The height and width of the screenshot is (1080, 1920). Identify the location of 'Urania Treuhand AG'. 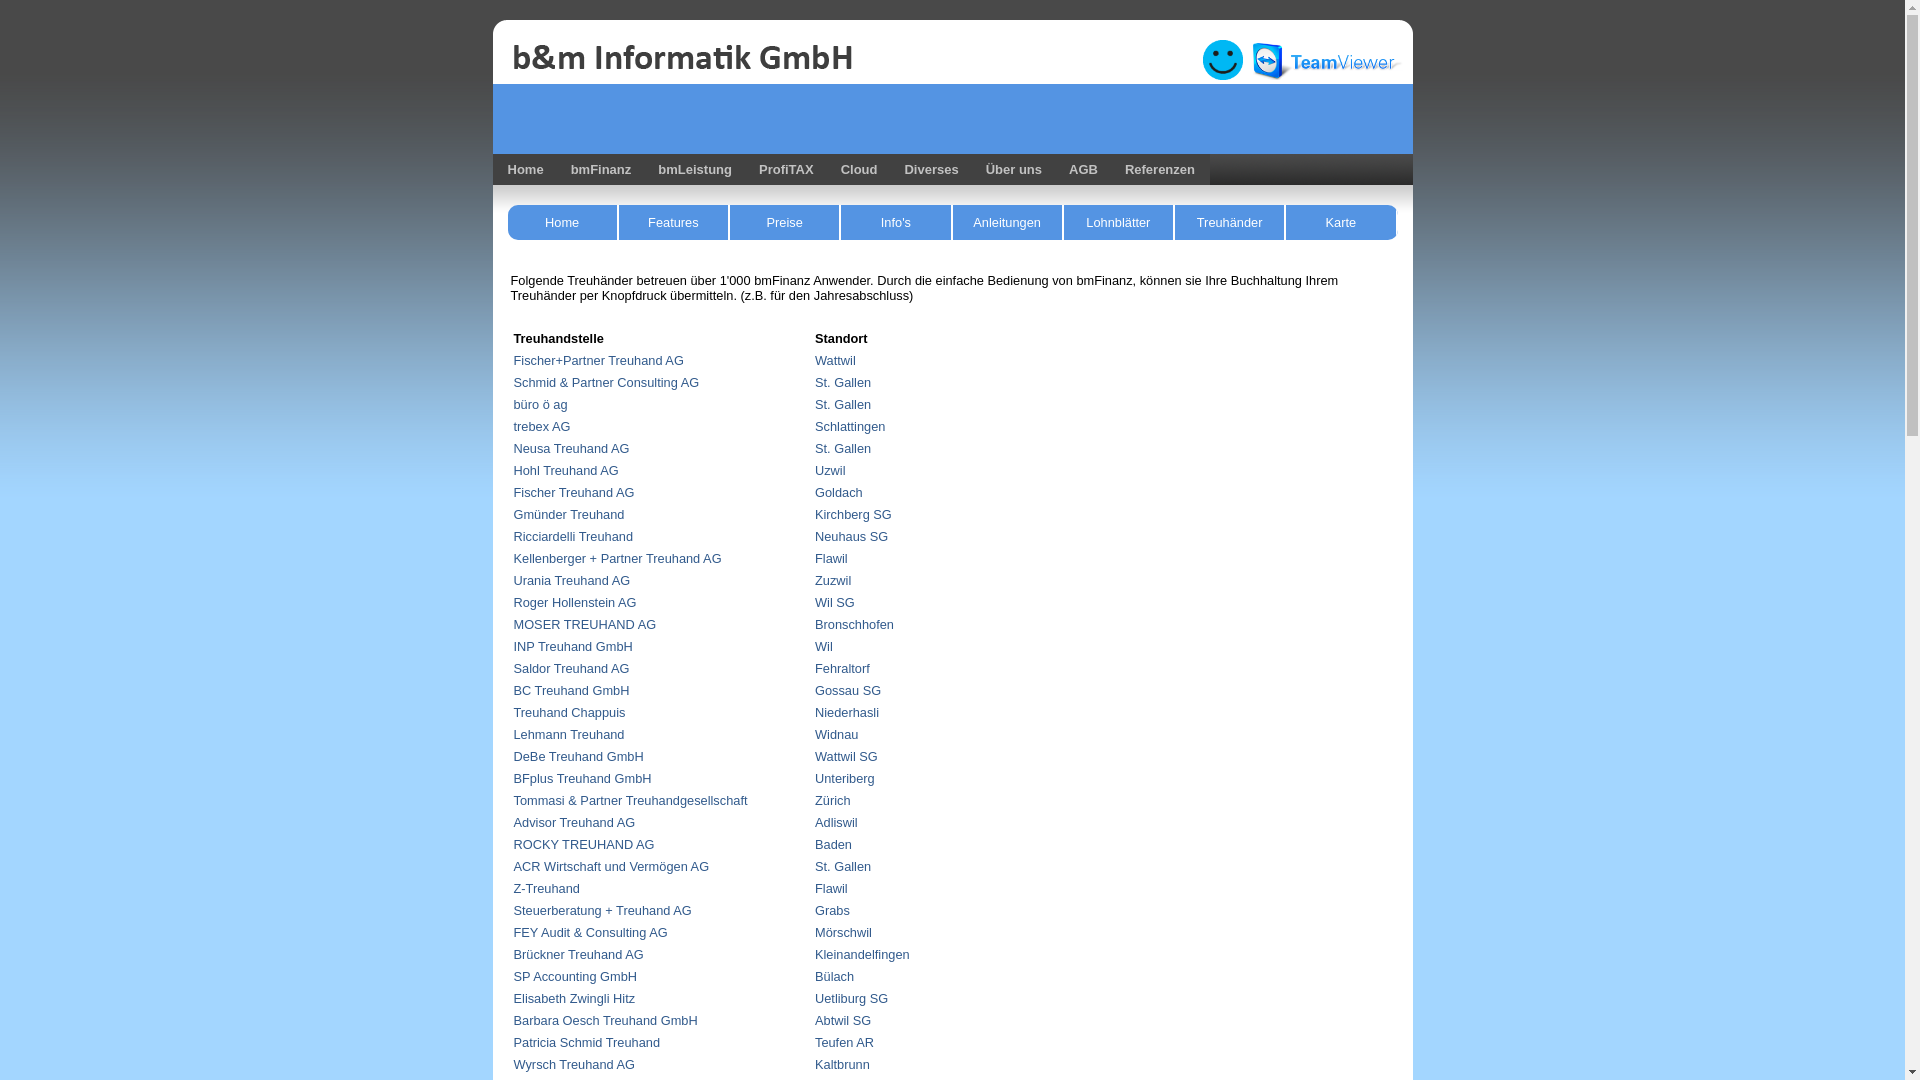
(513, 580).